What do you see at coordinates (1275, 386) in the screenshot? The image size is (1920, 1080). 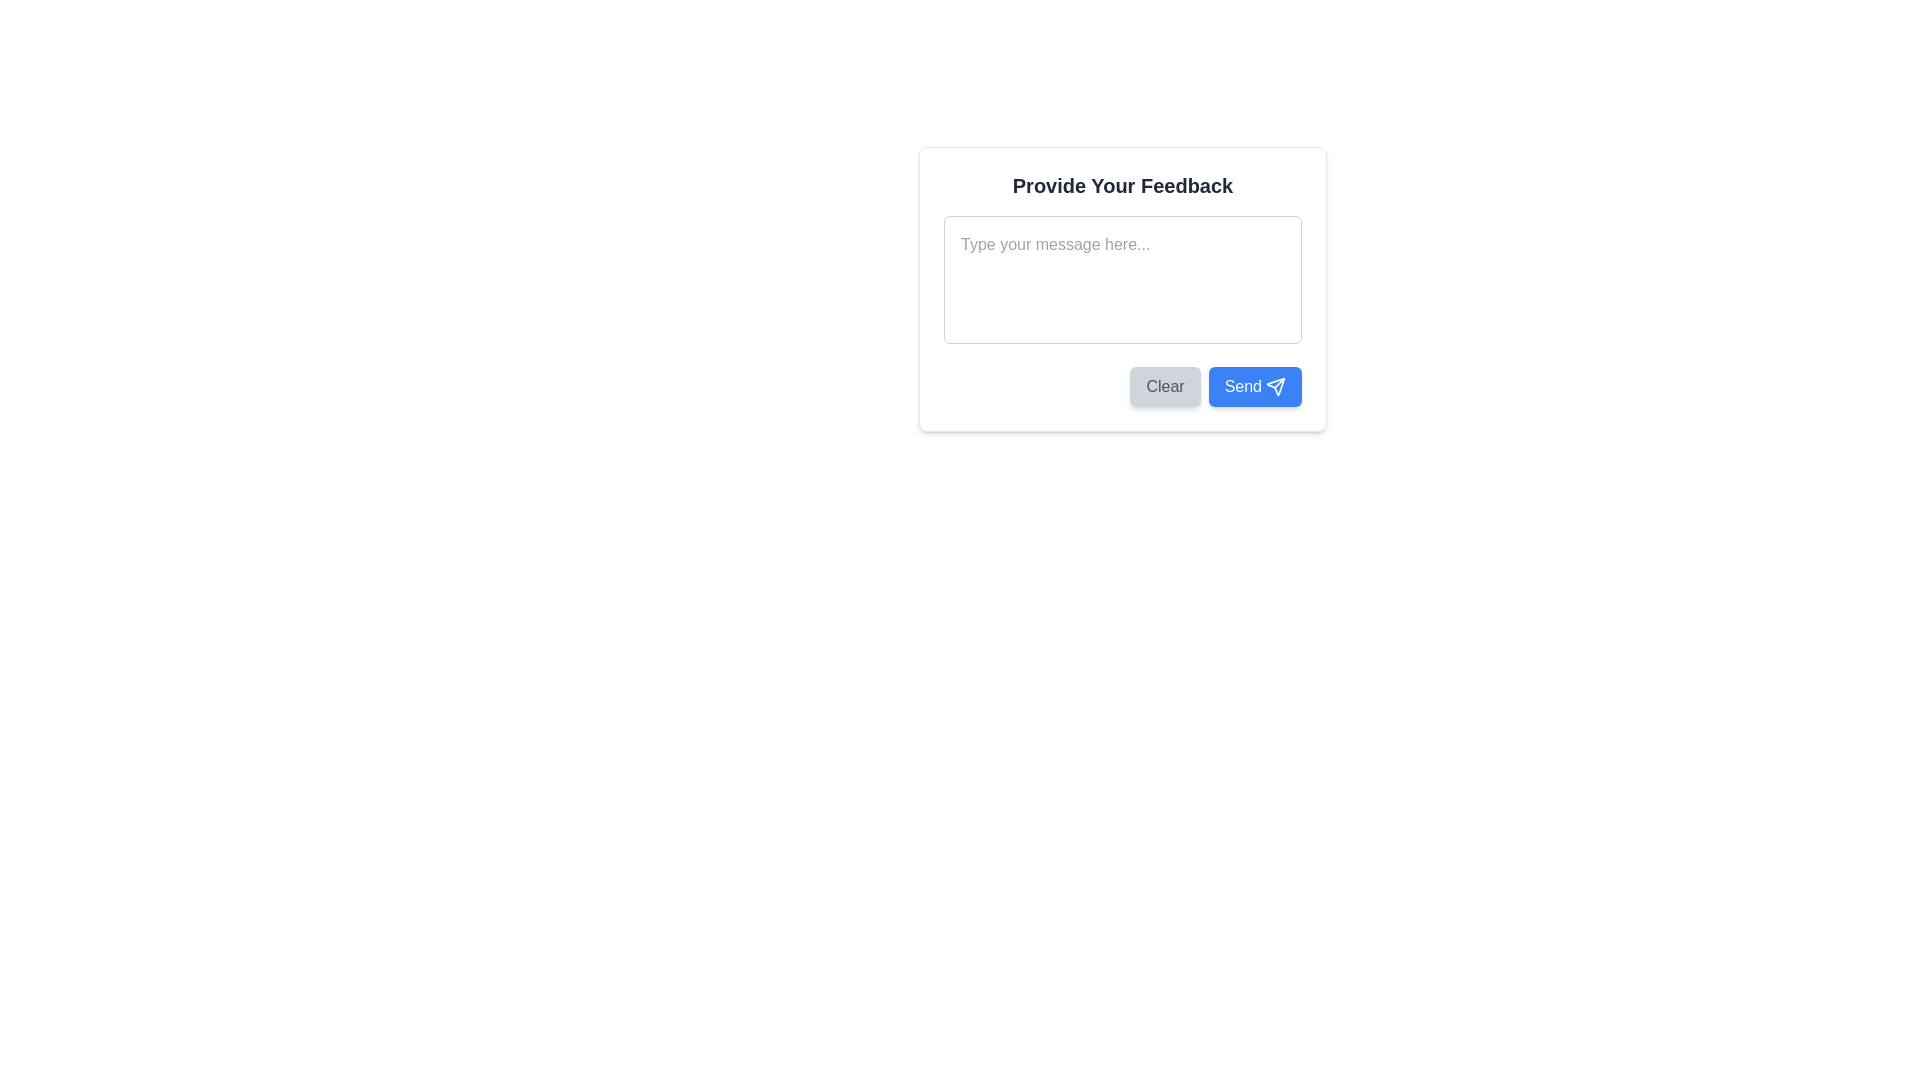 I see `the paper plane icon located within the 'Send' button at the bottom right of the feedback form` at bounding box center [1275, 386].